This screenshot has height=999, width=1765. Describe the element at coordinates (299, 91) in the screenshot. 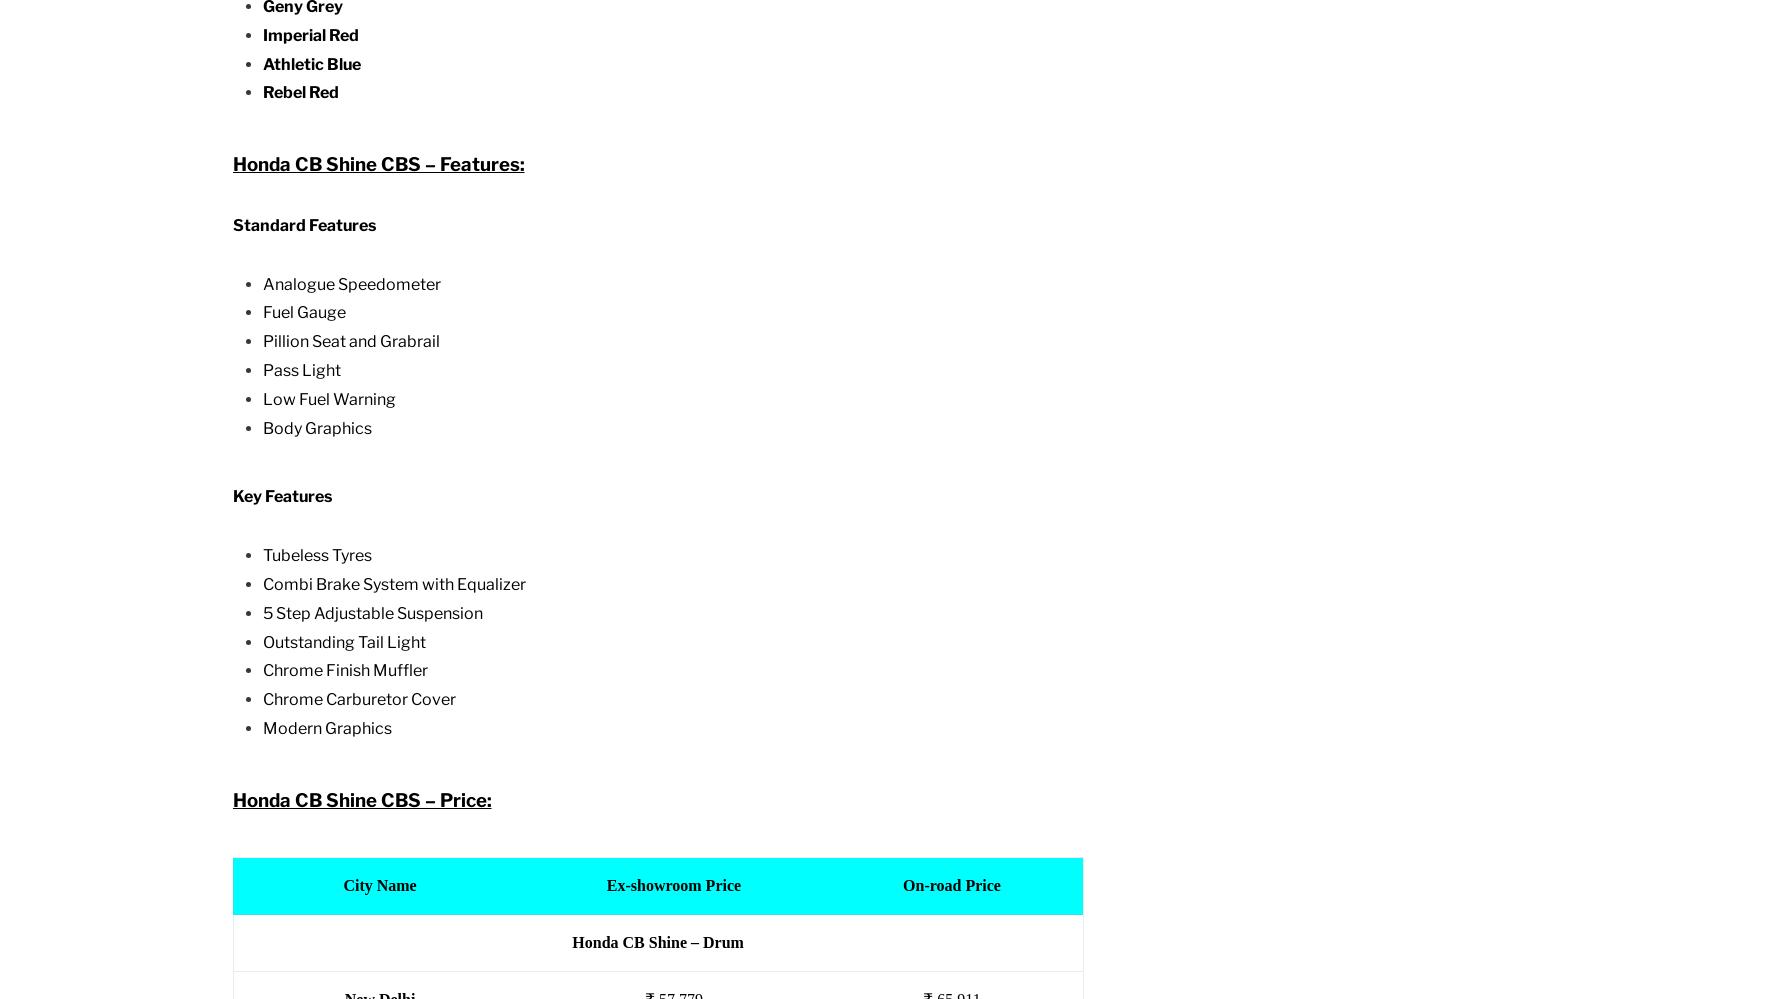

I see `'Rebel Red'` at that location.